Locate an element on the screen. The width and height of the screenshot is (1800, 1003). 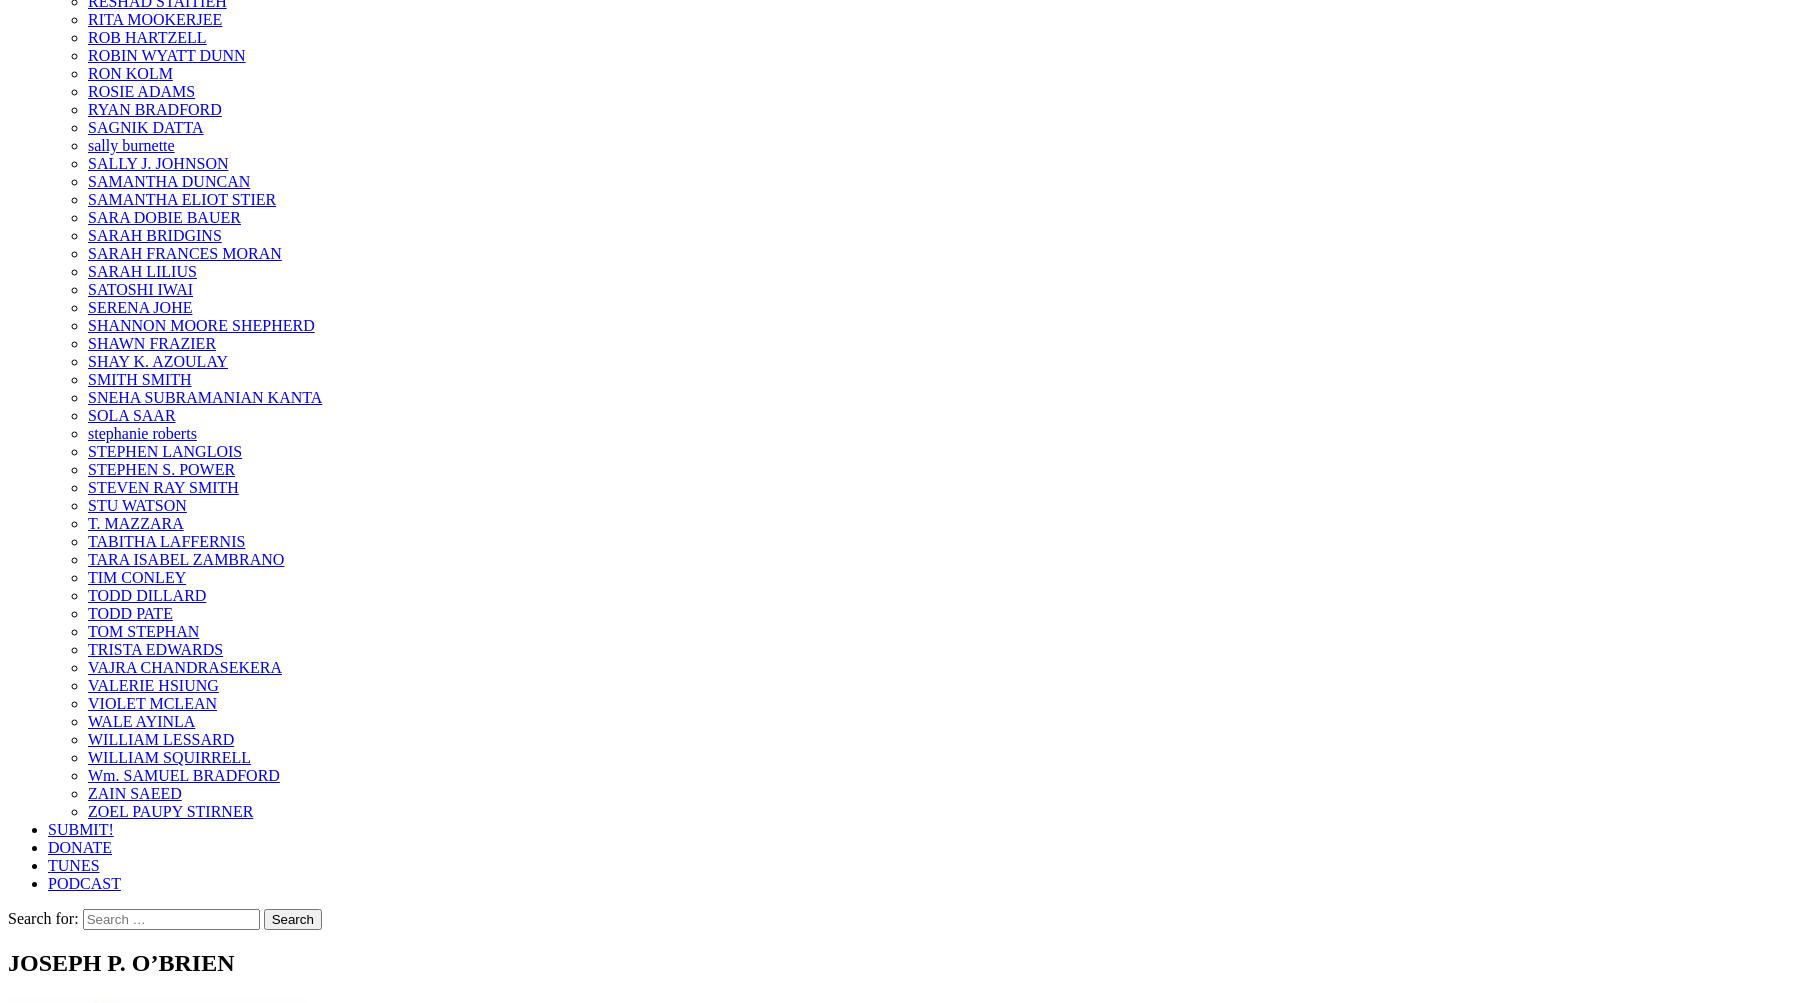
'RON KOLM' is located at coordinates (129, 73).